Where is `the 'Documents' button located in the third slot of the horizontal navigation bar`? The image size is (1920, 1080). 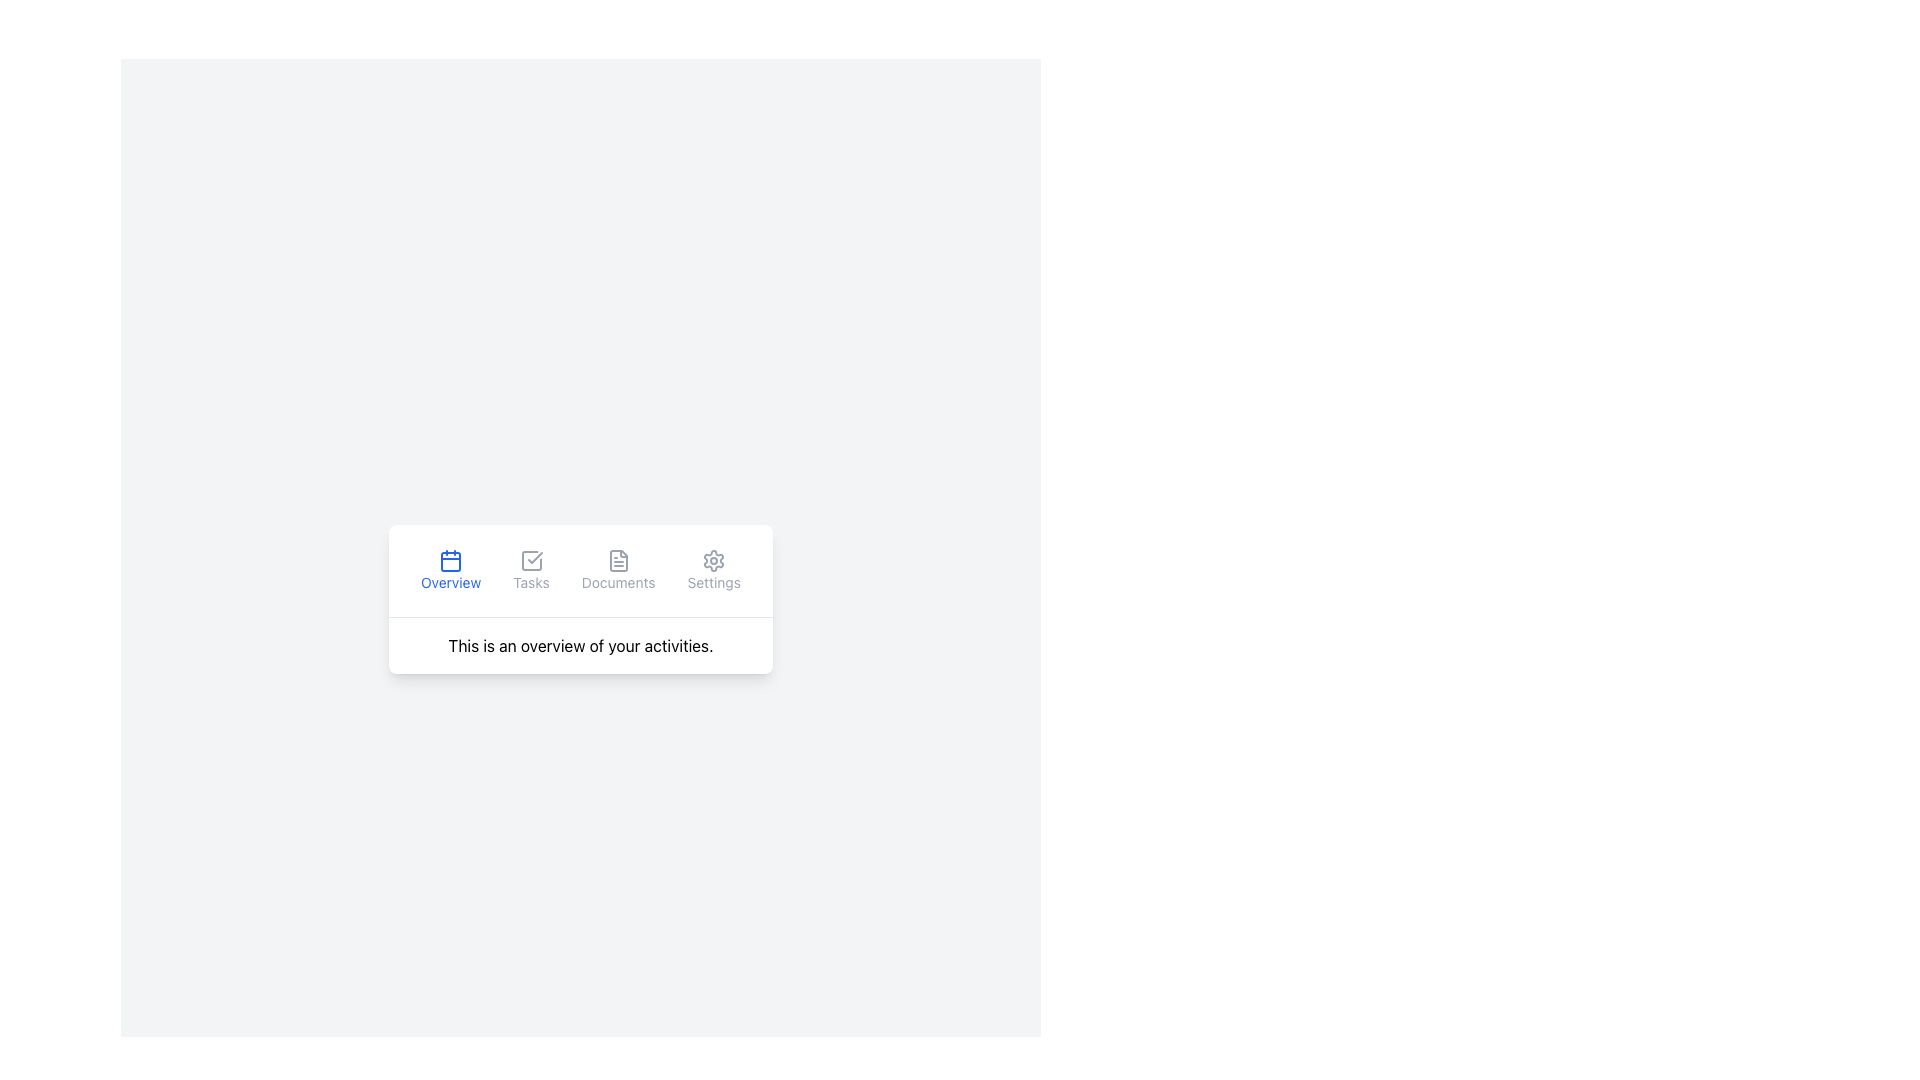 the 'Documents' button located in the third slot of the horizontal navigation bar is located at coordinates (617, 570).